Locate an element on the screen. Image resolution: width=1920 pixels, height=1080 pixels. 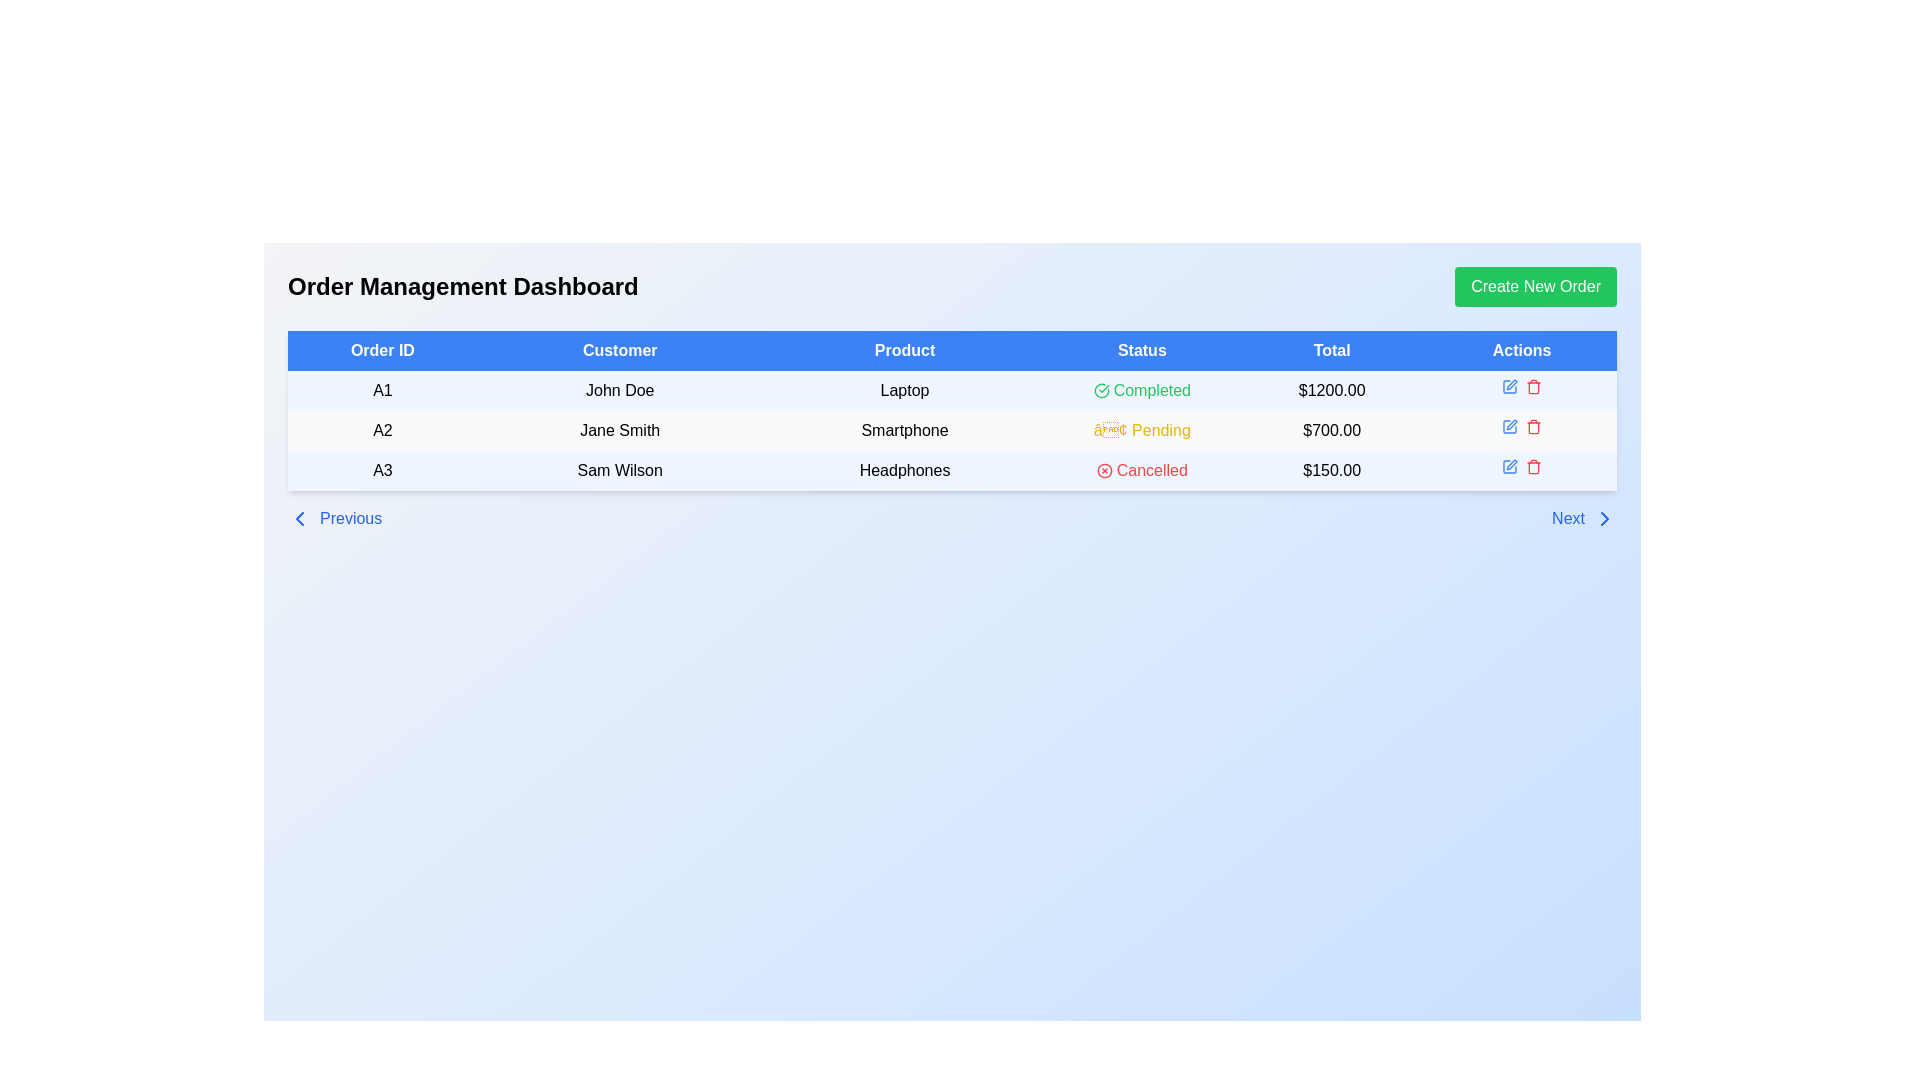
the trash bin icon button in the 'Actions' column of the third row is located at coordinates (1533, 386).